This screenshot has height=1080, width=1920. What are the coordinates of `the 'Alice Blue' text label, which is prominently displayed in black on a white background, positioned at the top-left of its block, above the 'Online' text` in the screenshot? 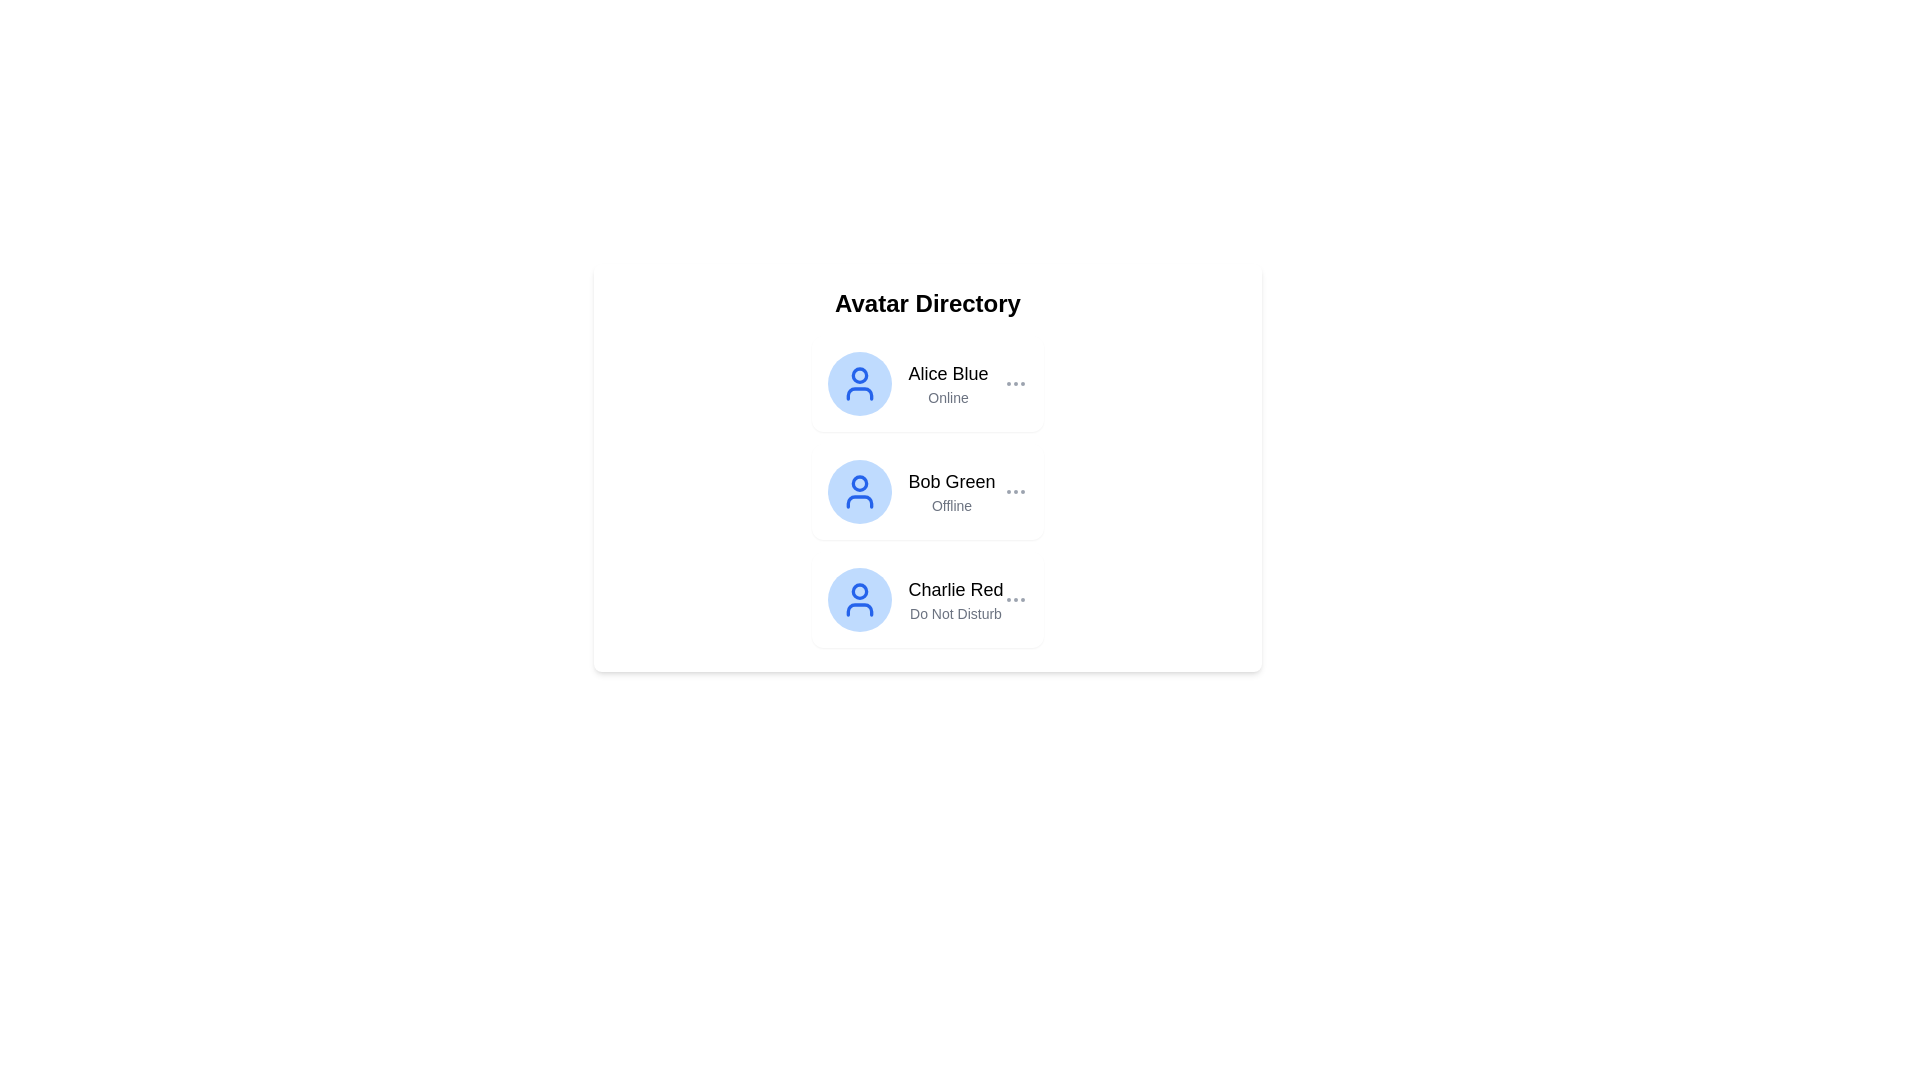 It's located at (947, 374).